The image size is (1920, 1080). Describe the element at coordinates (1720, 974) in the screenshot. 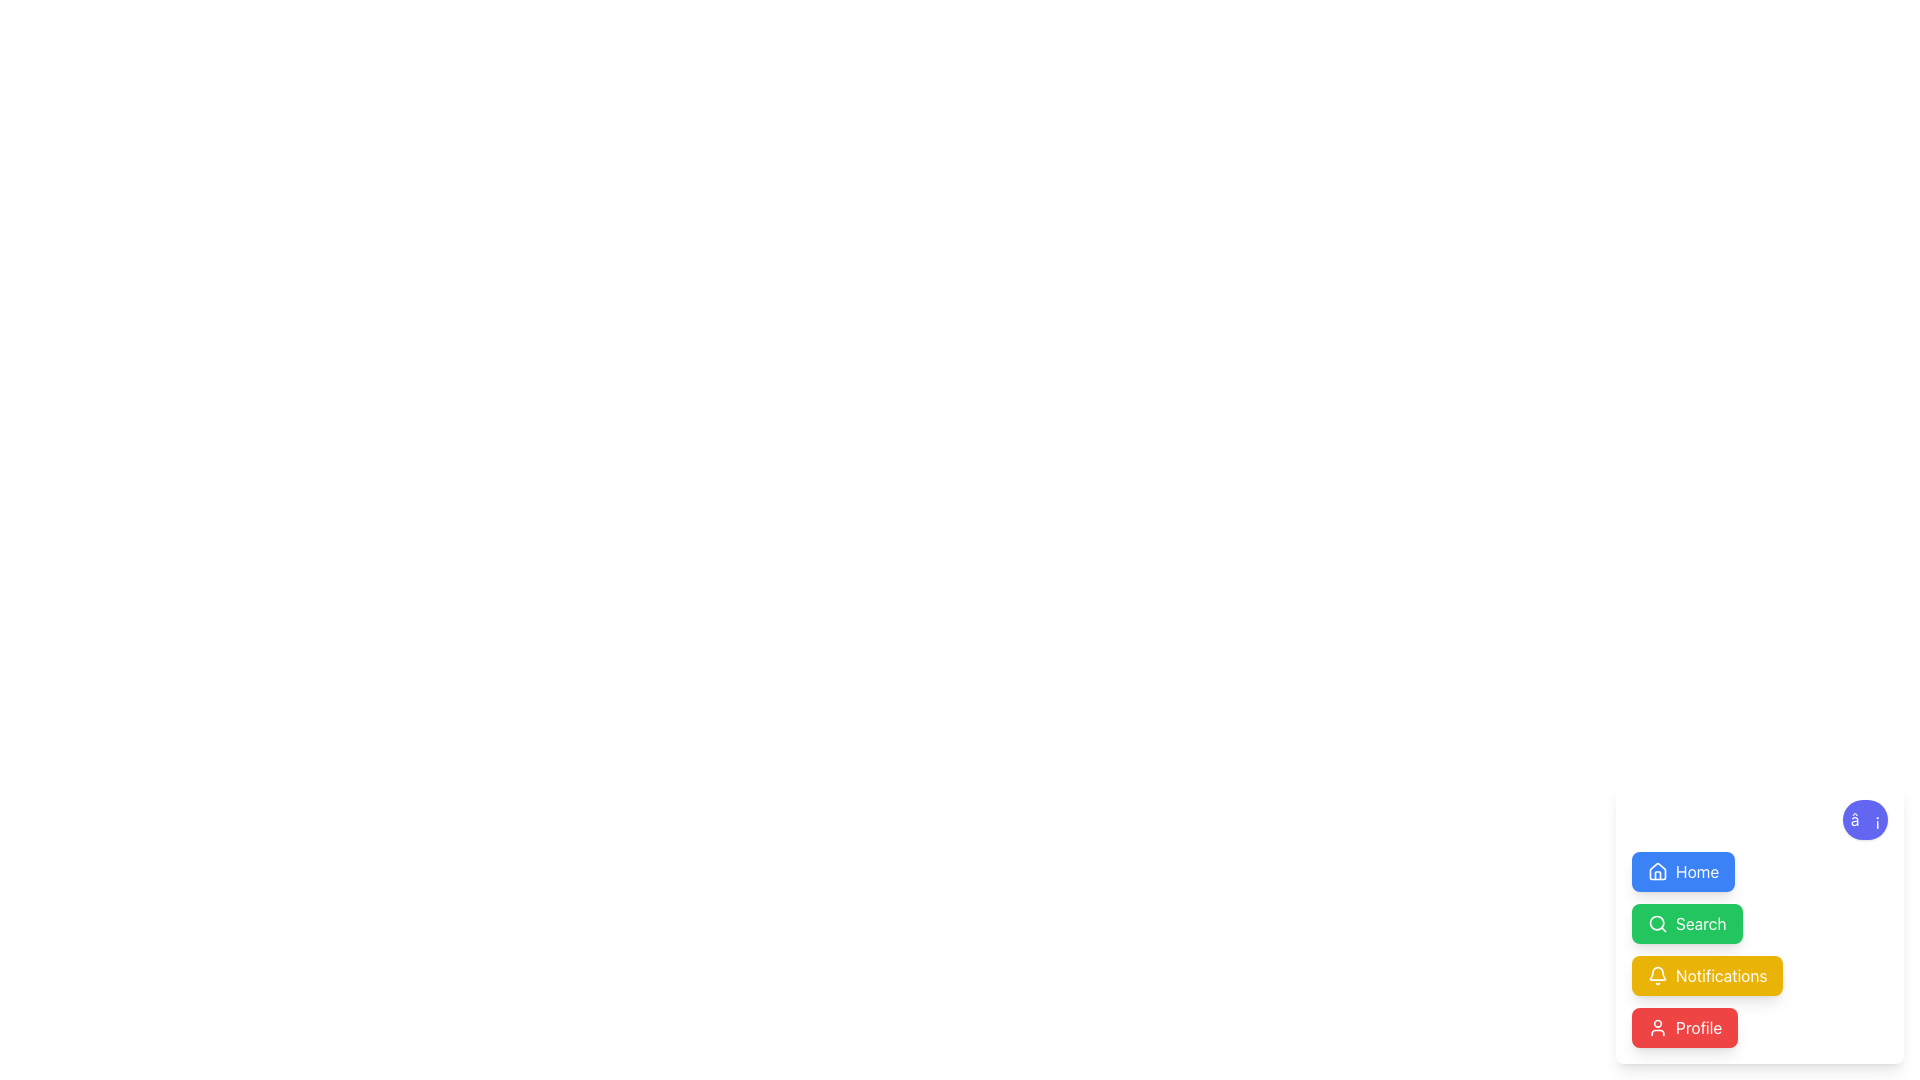

I see `the notification label located on the third button in the vertical list of buttons at the lower right corner of the interface` at that location.